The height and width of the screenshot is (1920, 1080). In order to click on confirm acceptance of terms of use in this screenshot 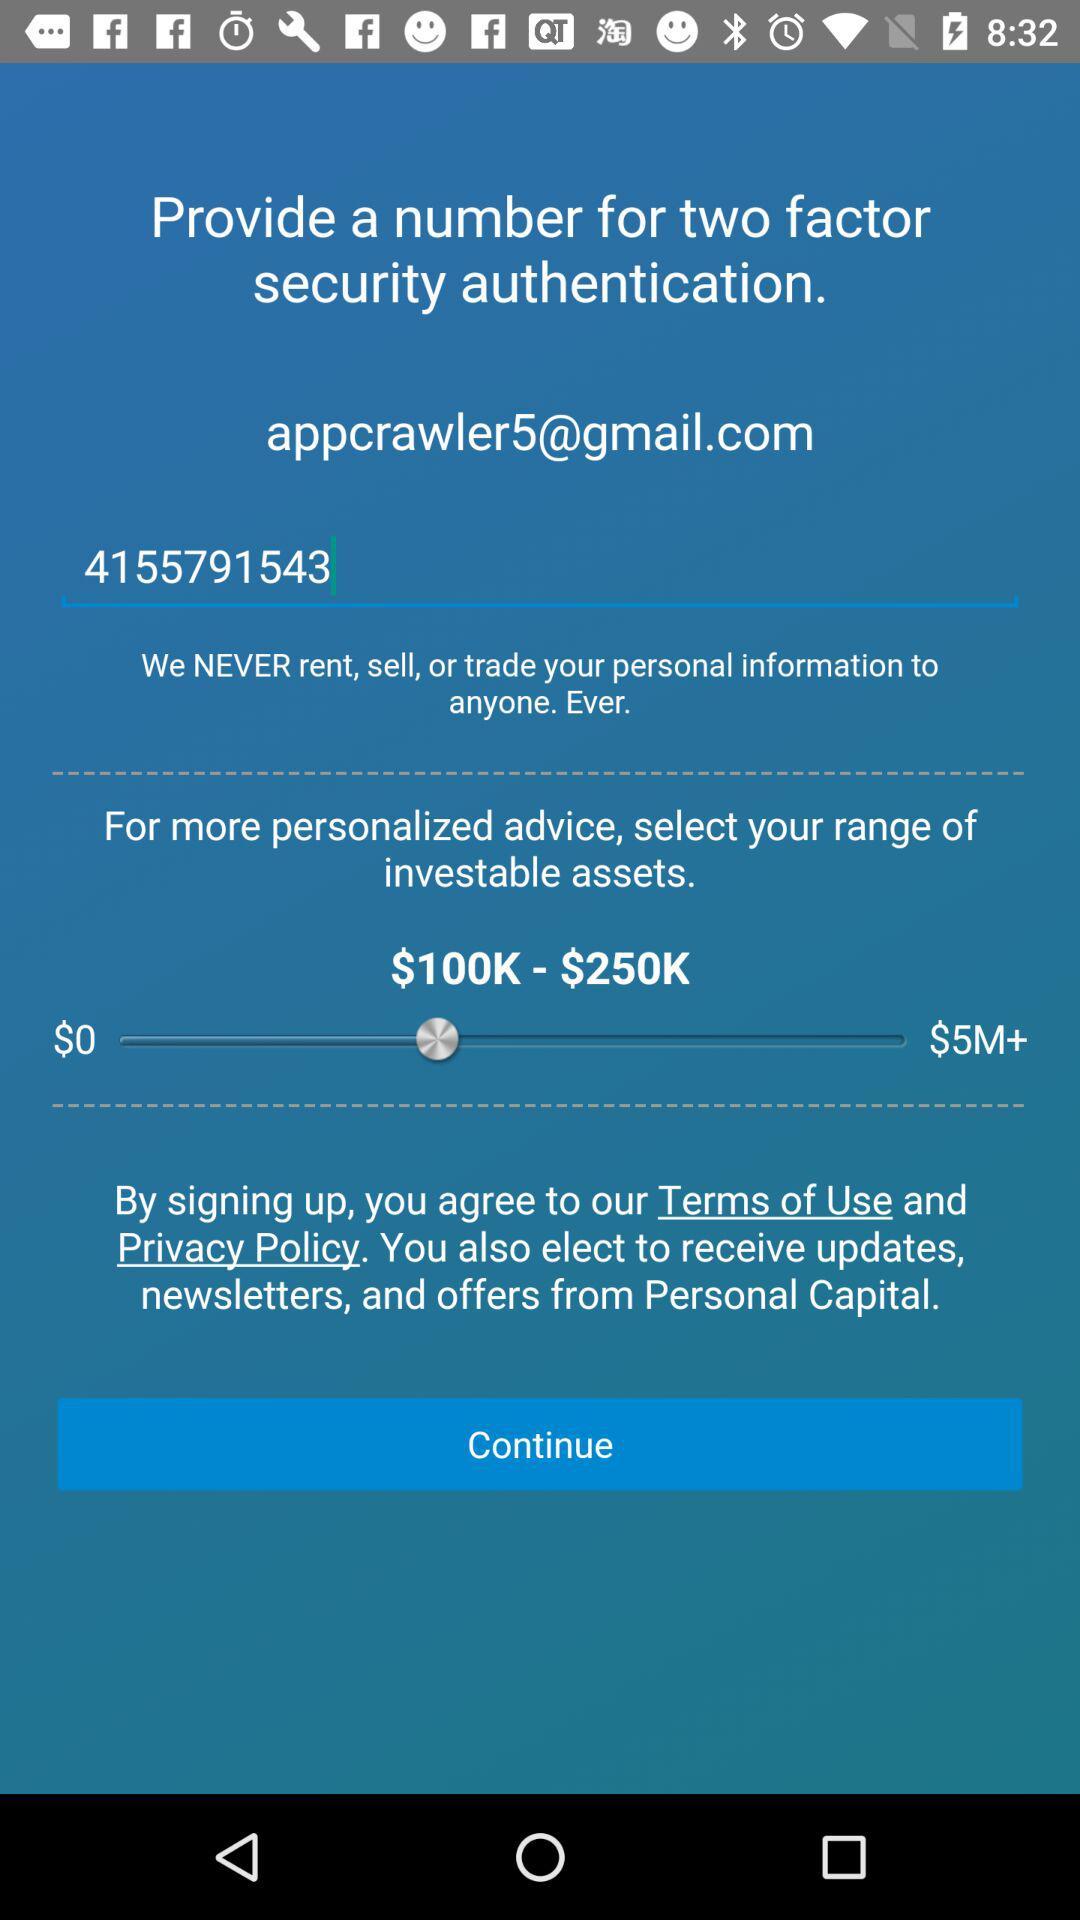, I will do `click(540, 1247)`.